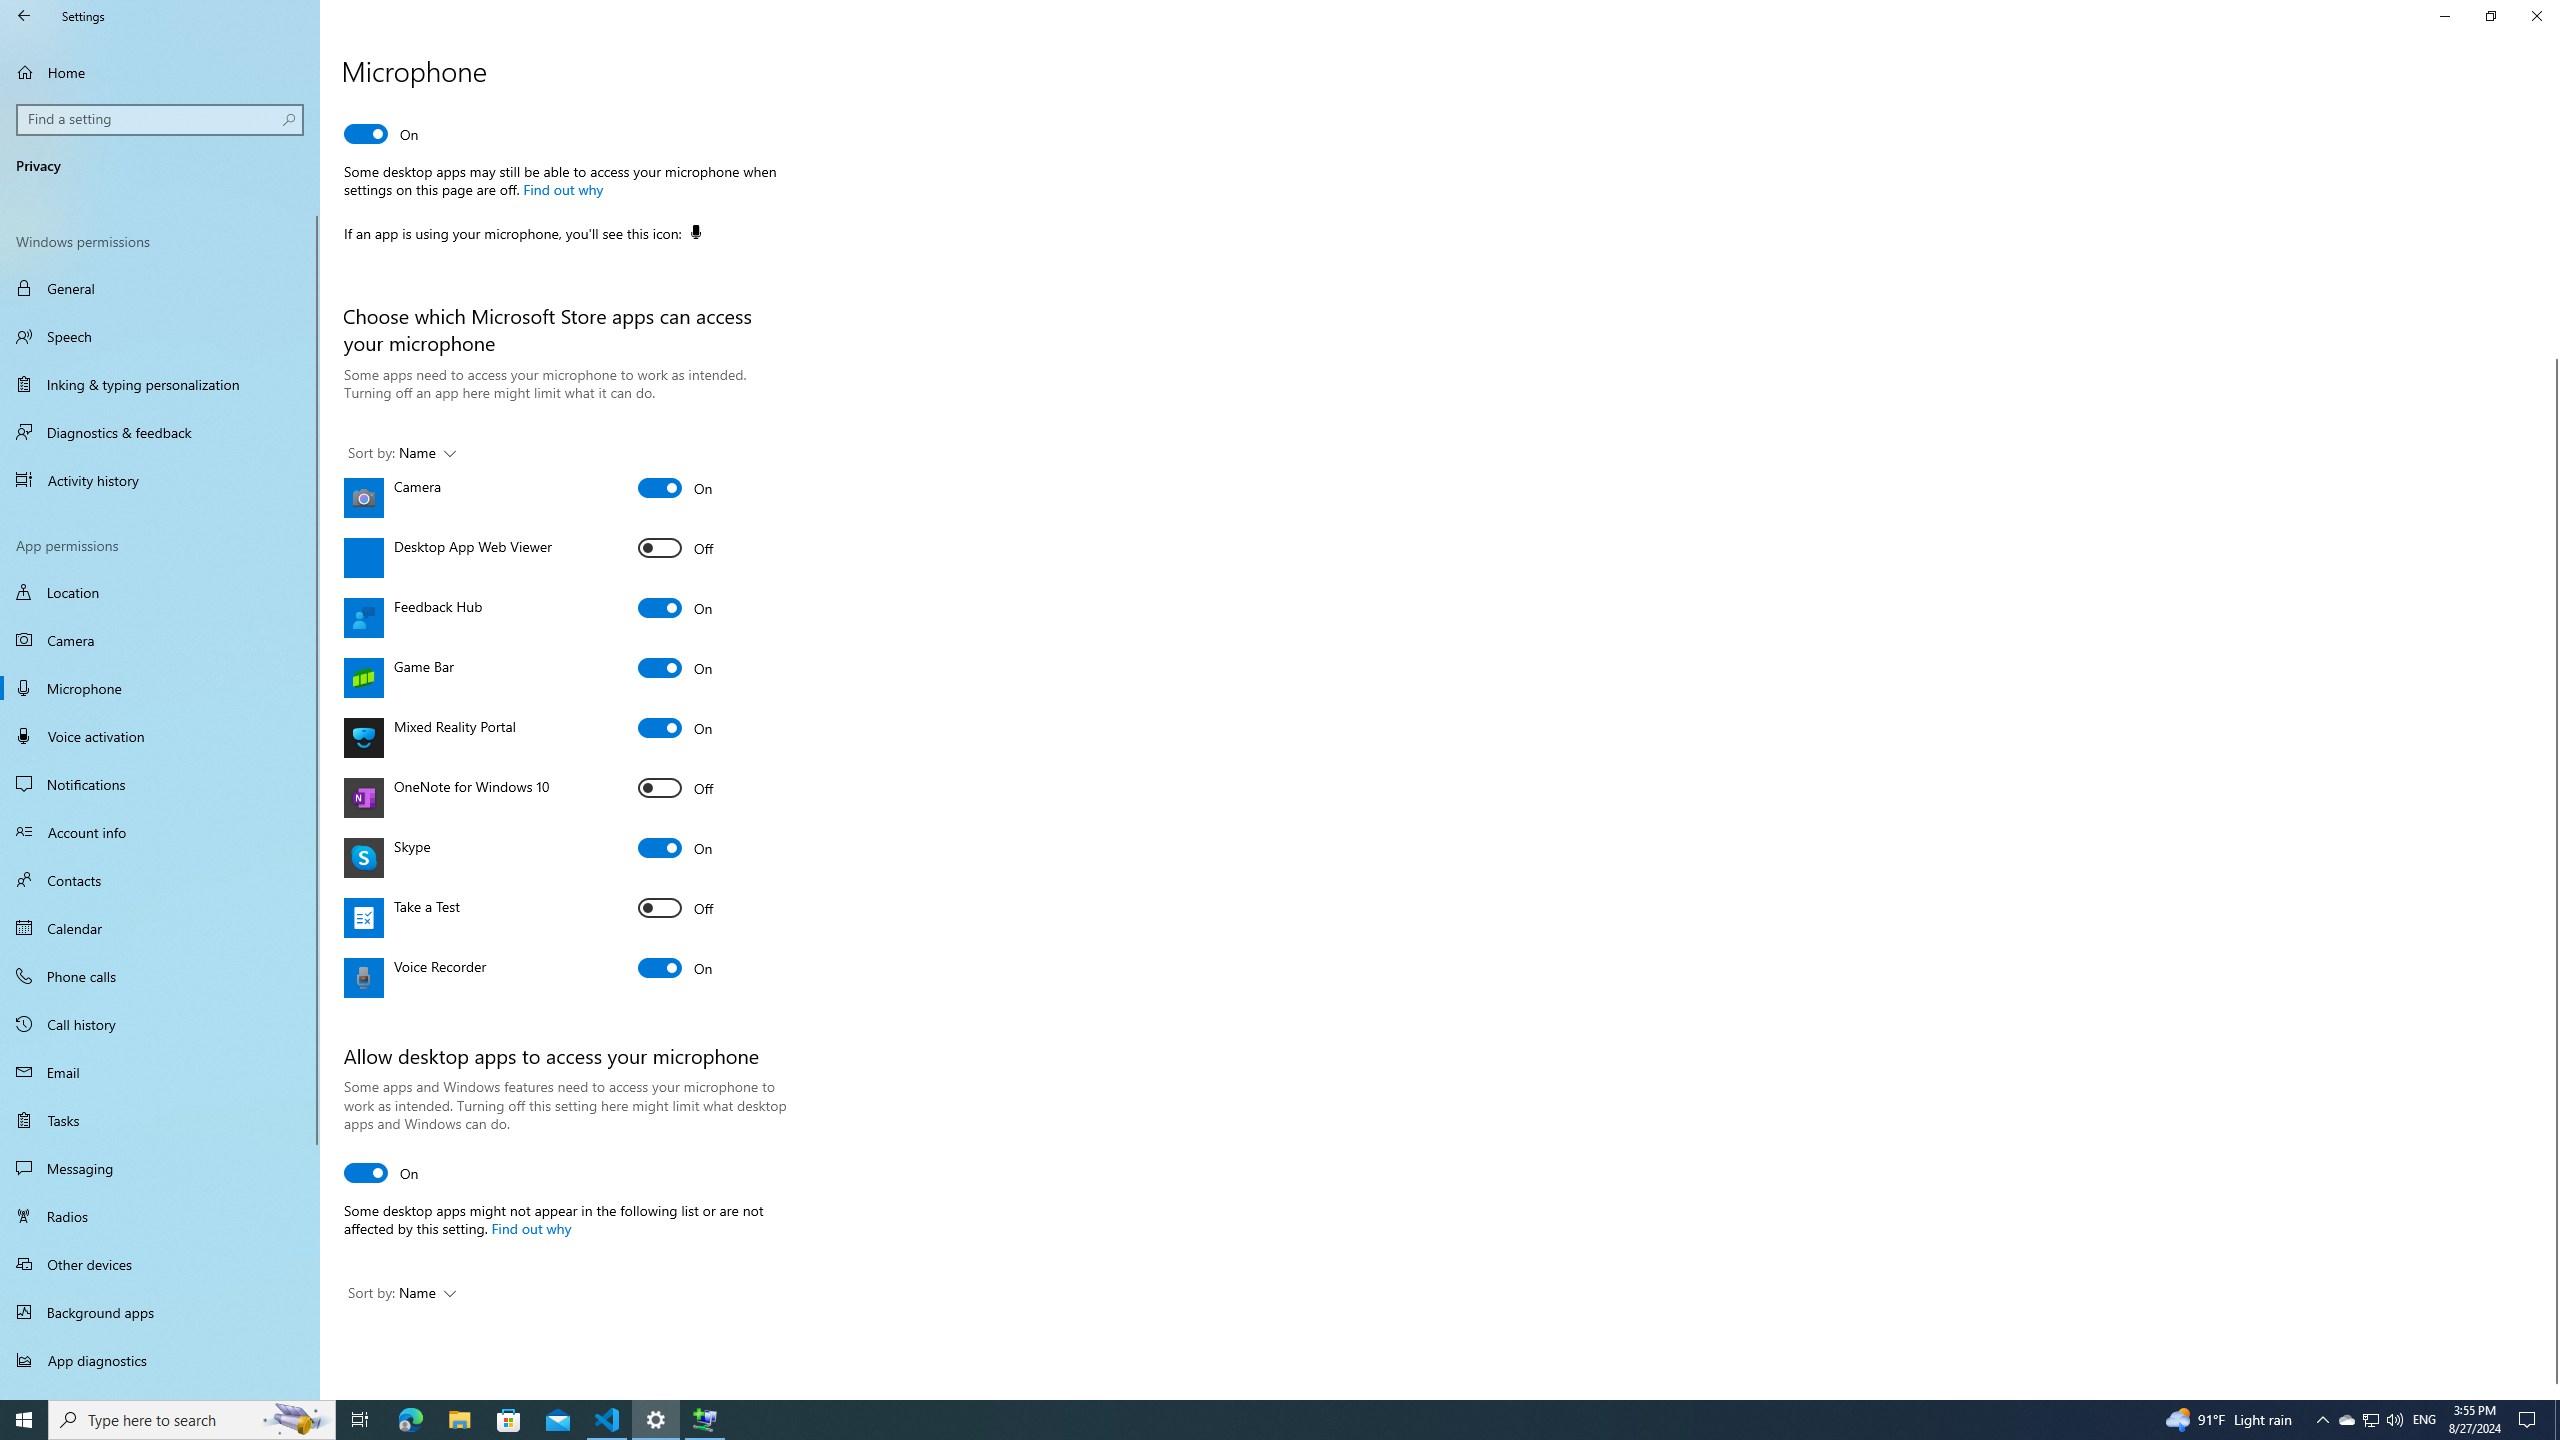 The image size is (2560, 1440). Describe the element at coordinates (674, 667) in the screenshot. I see `'Game Bar'` at that location.